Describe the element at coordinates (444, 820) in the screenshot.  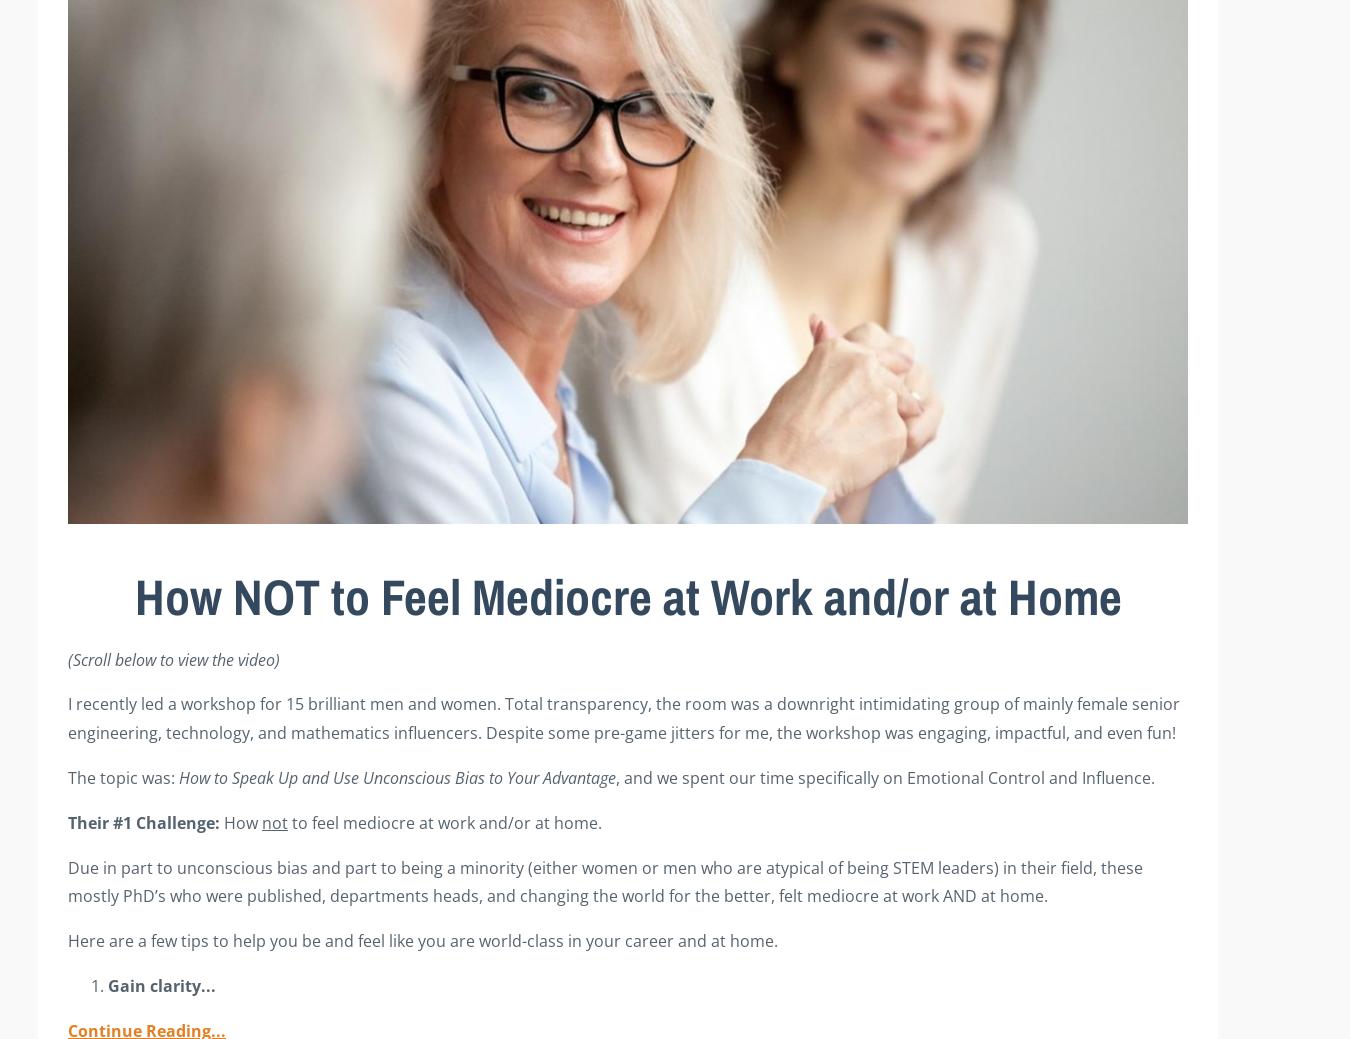
I see `'to feel mediocre at work and/or at home.'` at that location.